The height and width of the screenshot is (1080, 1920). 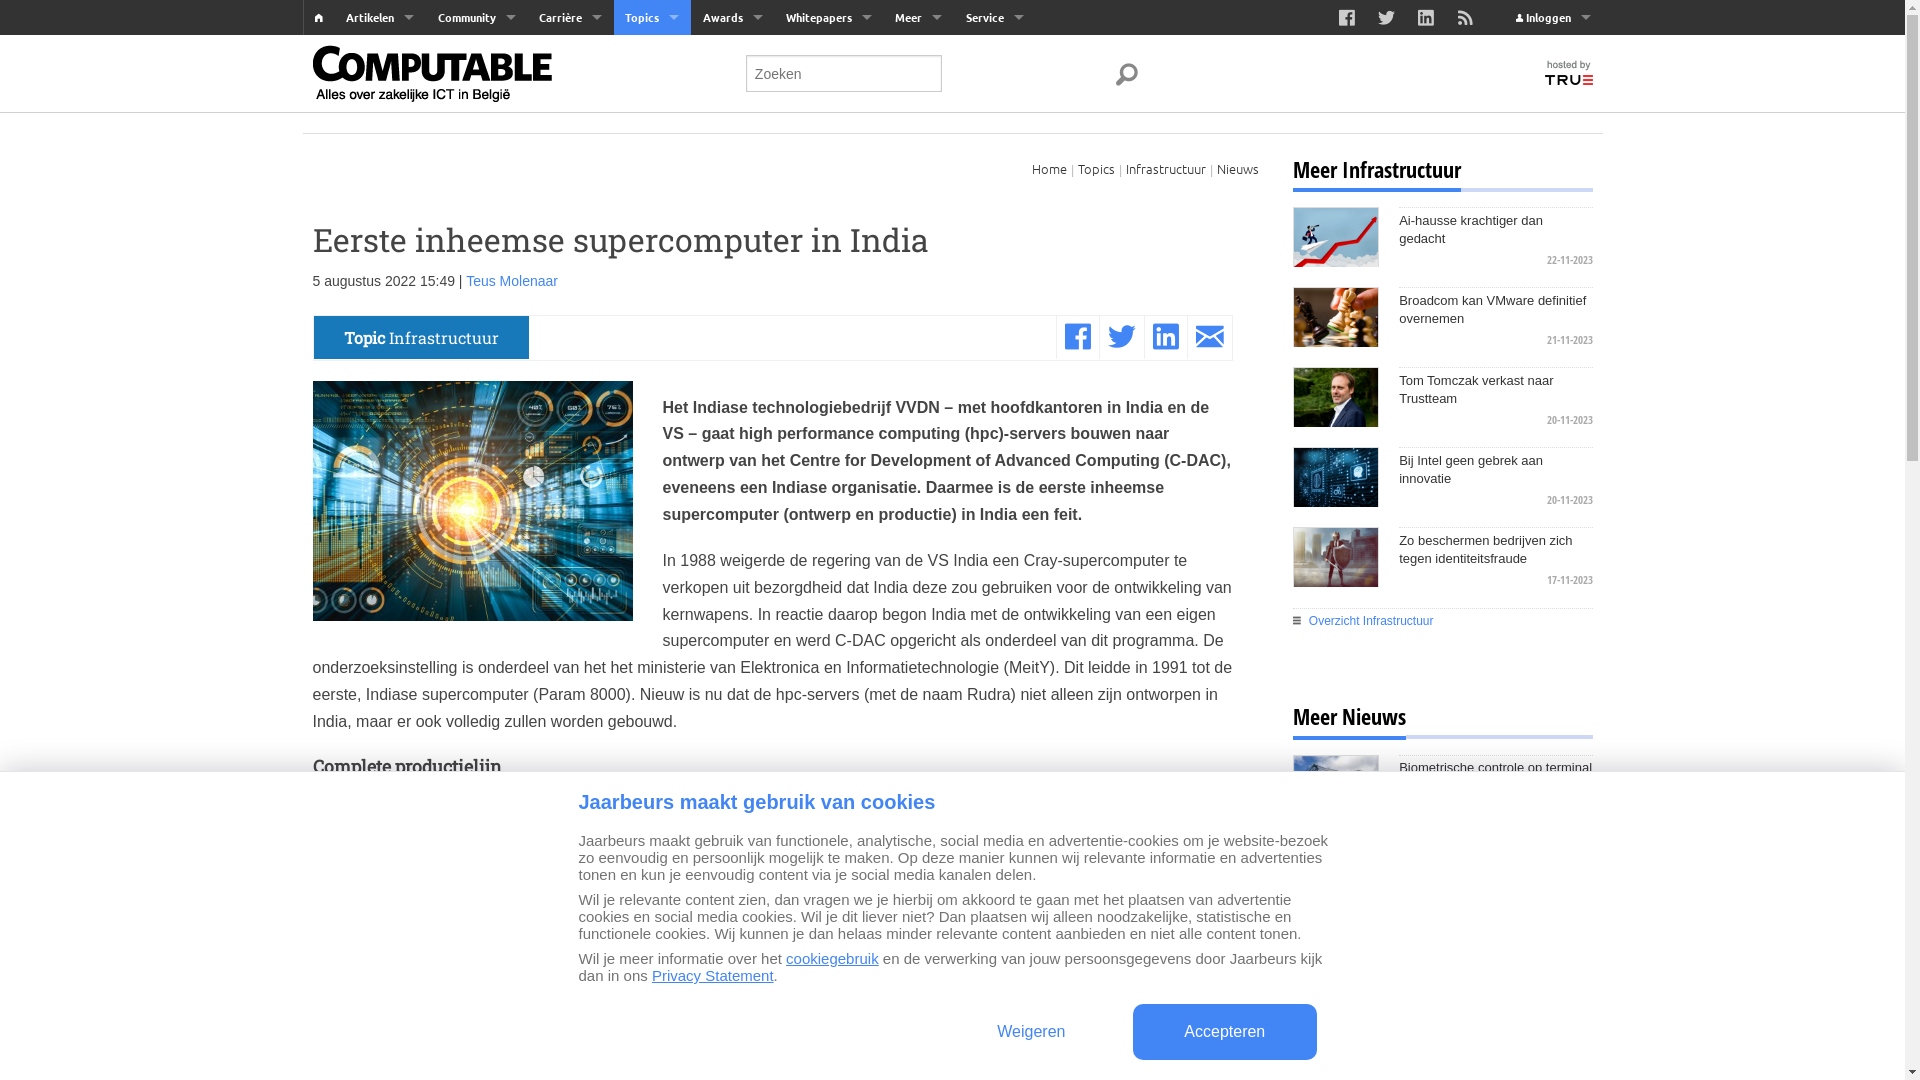 What do you see at coordinates (652, 87) in the screenshot?
I see `'Digital Workplace'` at bounding box center [652, 87].